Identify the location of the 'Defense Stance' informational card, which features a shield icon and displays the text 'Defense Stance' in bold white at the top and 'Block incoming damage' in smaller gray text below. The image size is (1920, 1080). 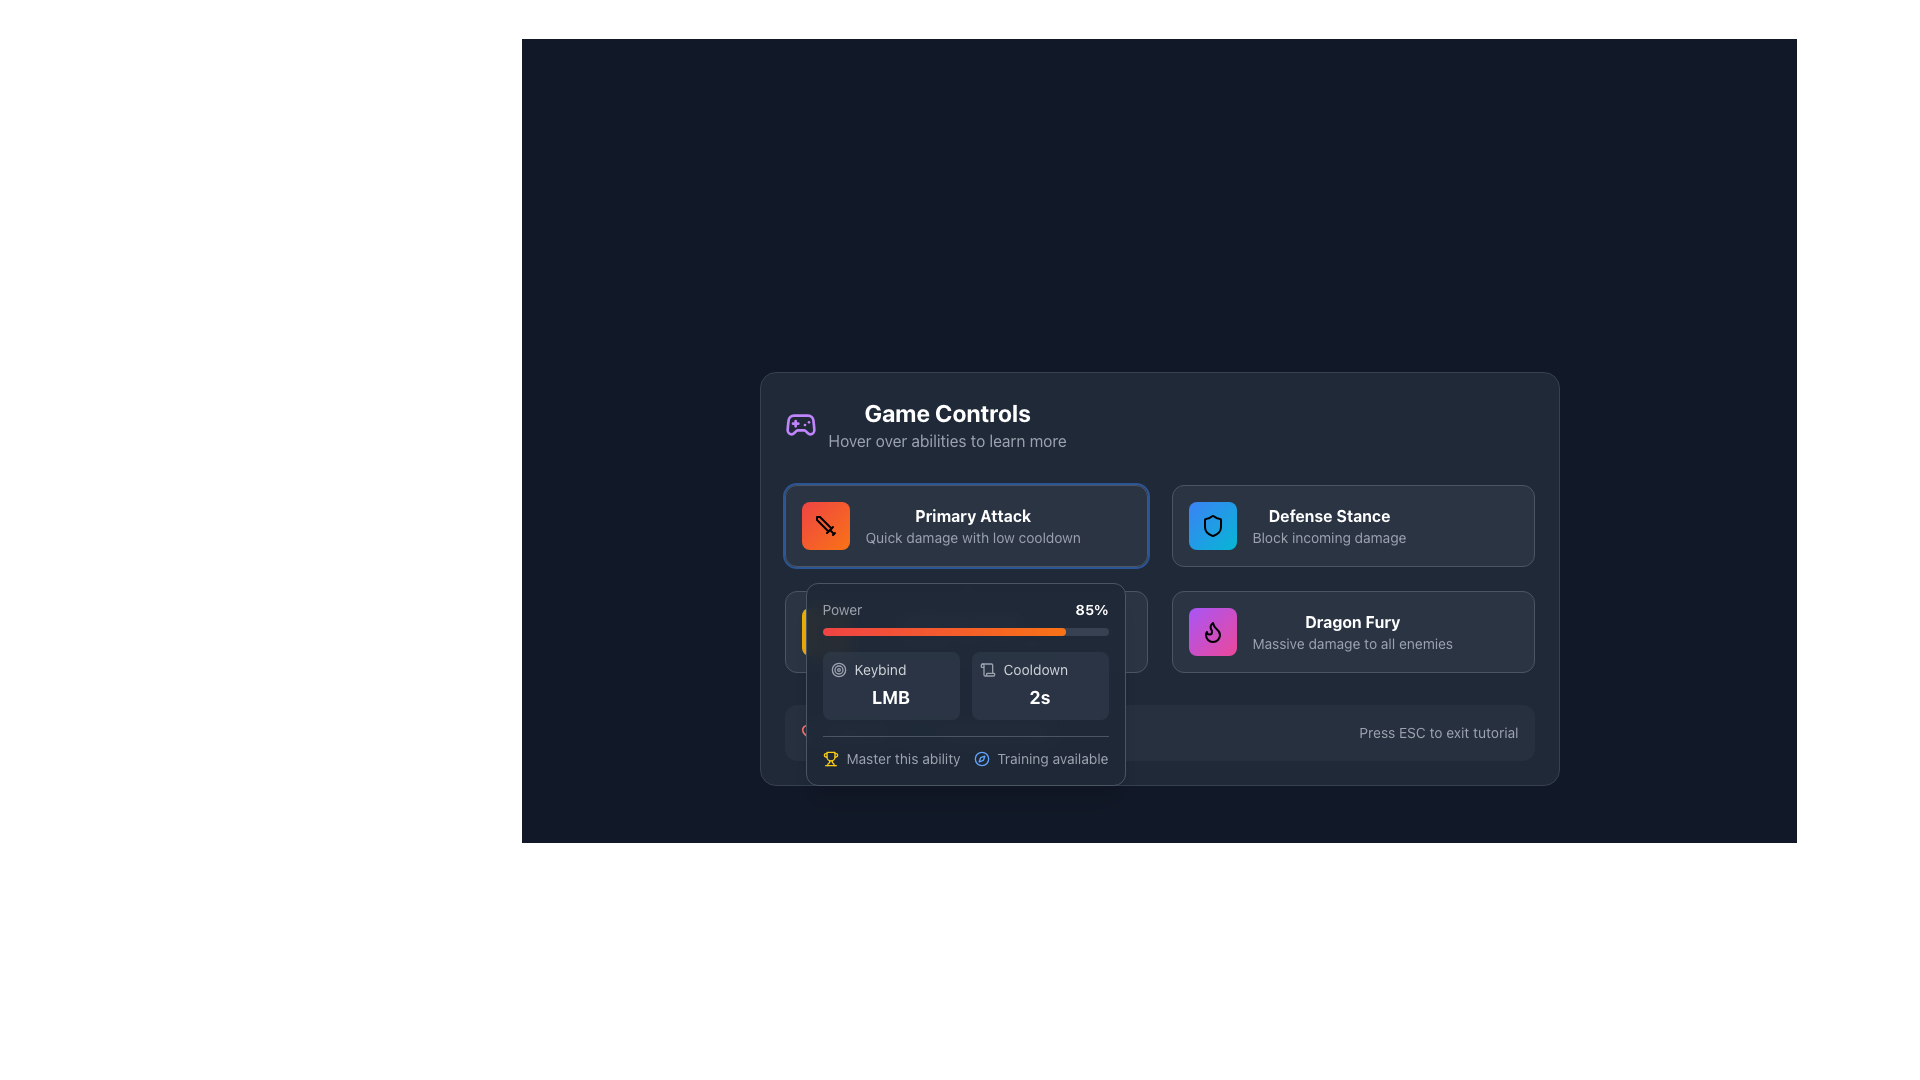
(1353, 524).